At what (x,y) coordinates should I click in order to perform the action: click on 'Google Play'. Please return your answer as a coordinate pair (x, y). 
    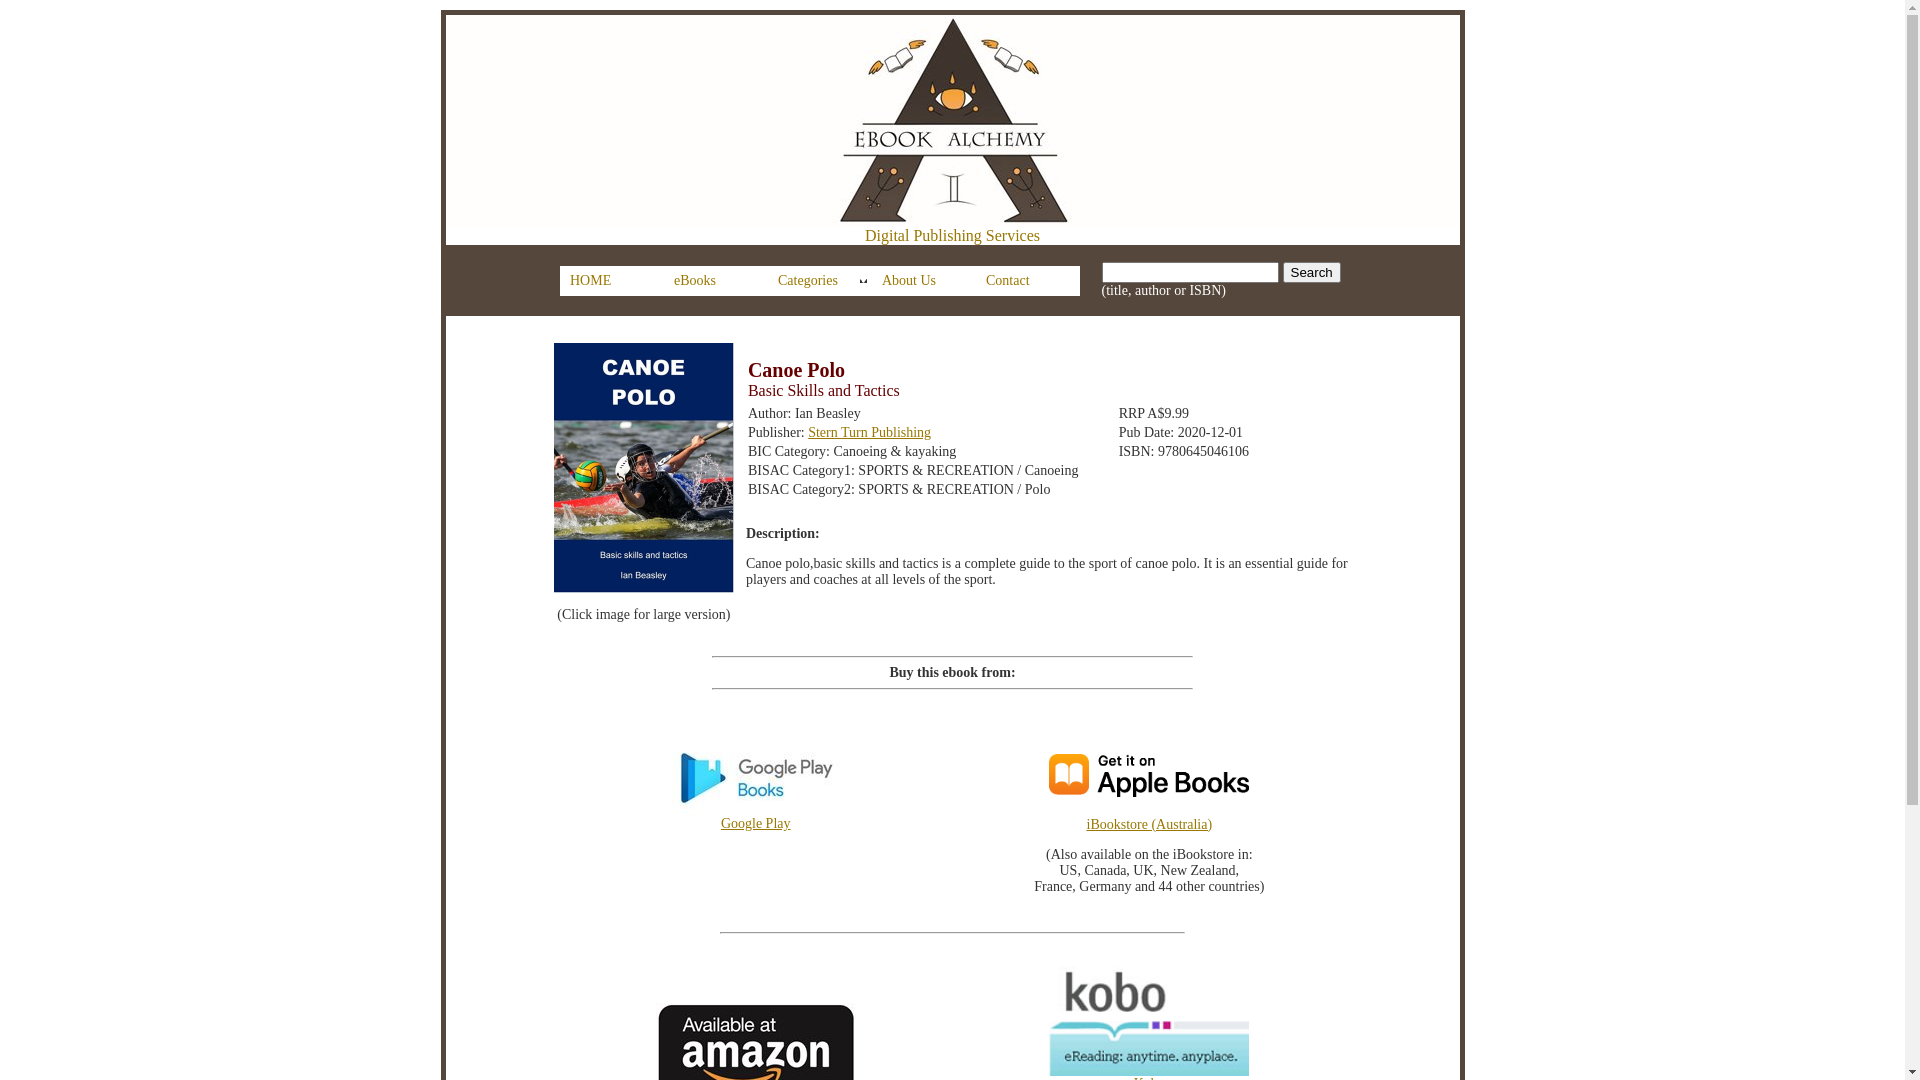
    Looking at the image, I should click on (656, 817).